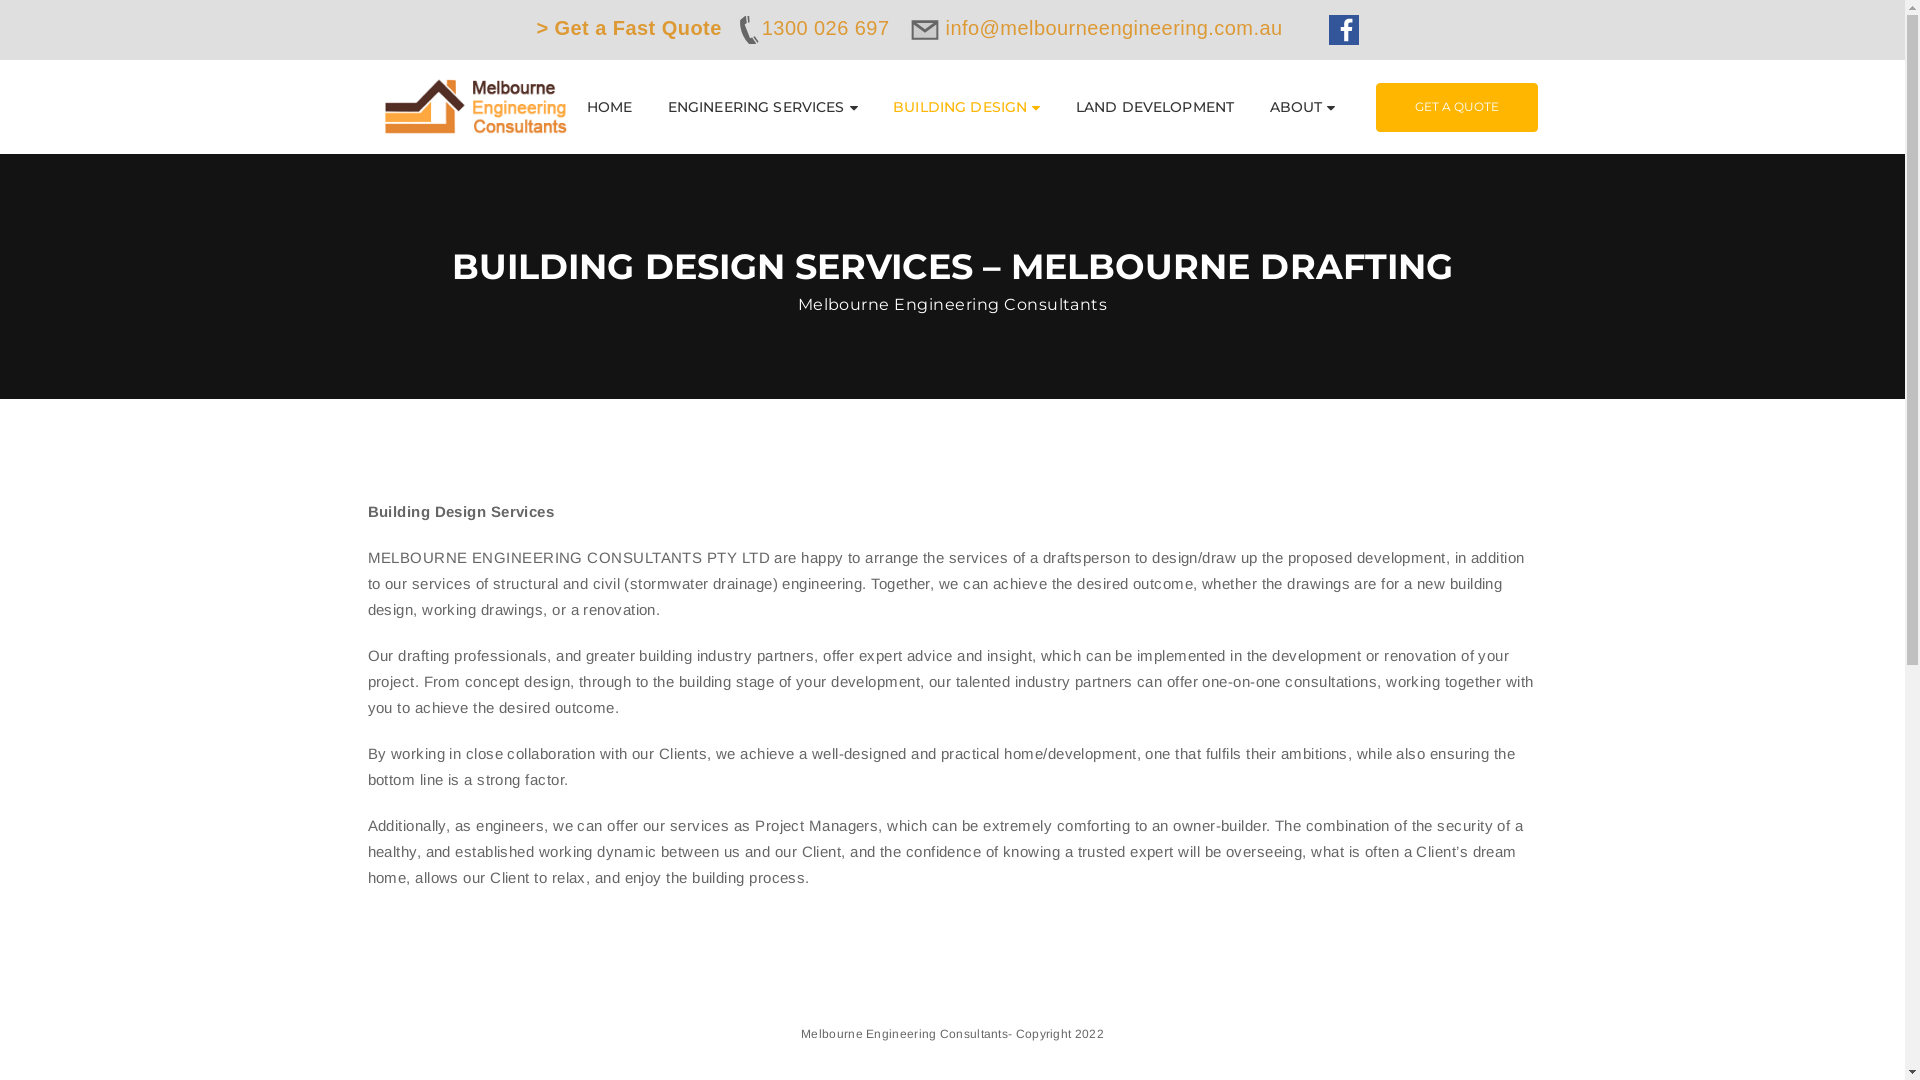 This screenshot has width=1920, height=1080. What do you see at coordinates (762, 107) in the screenshot?
I see `'ENGINEERING SERVICES'` at bounding box center [762, 107].